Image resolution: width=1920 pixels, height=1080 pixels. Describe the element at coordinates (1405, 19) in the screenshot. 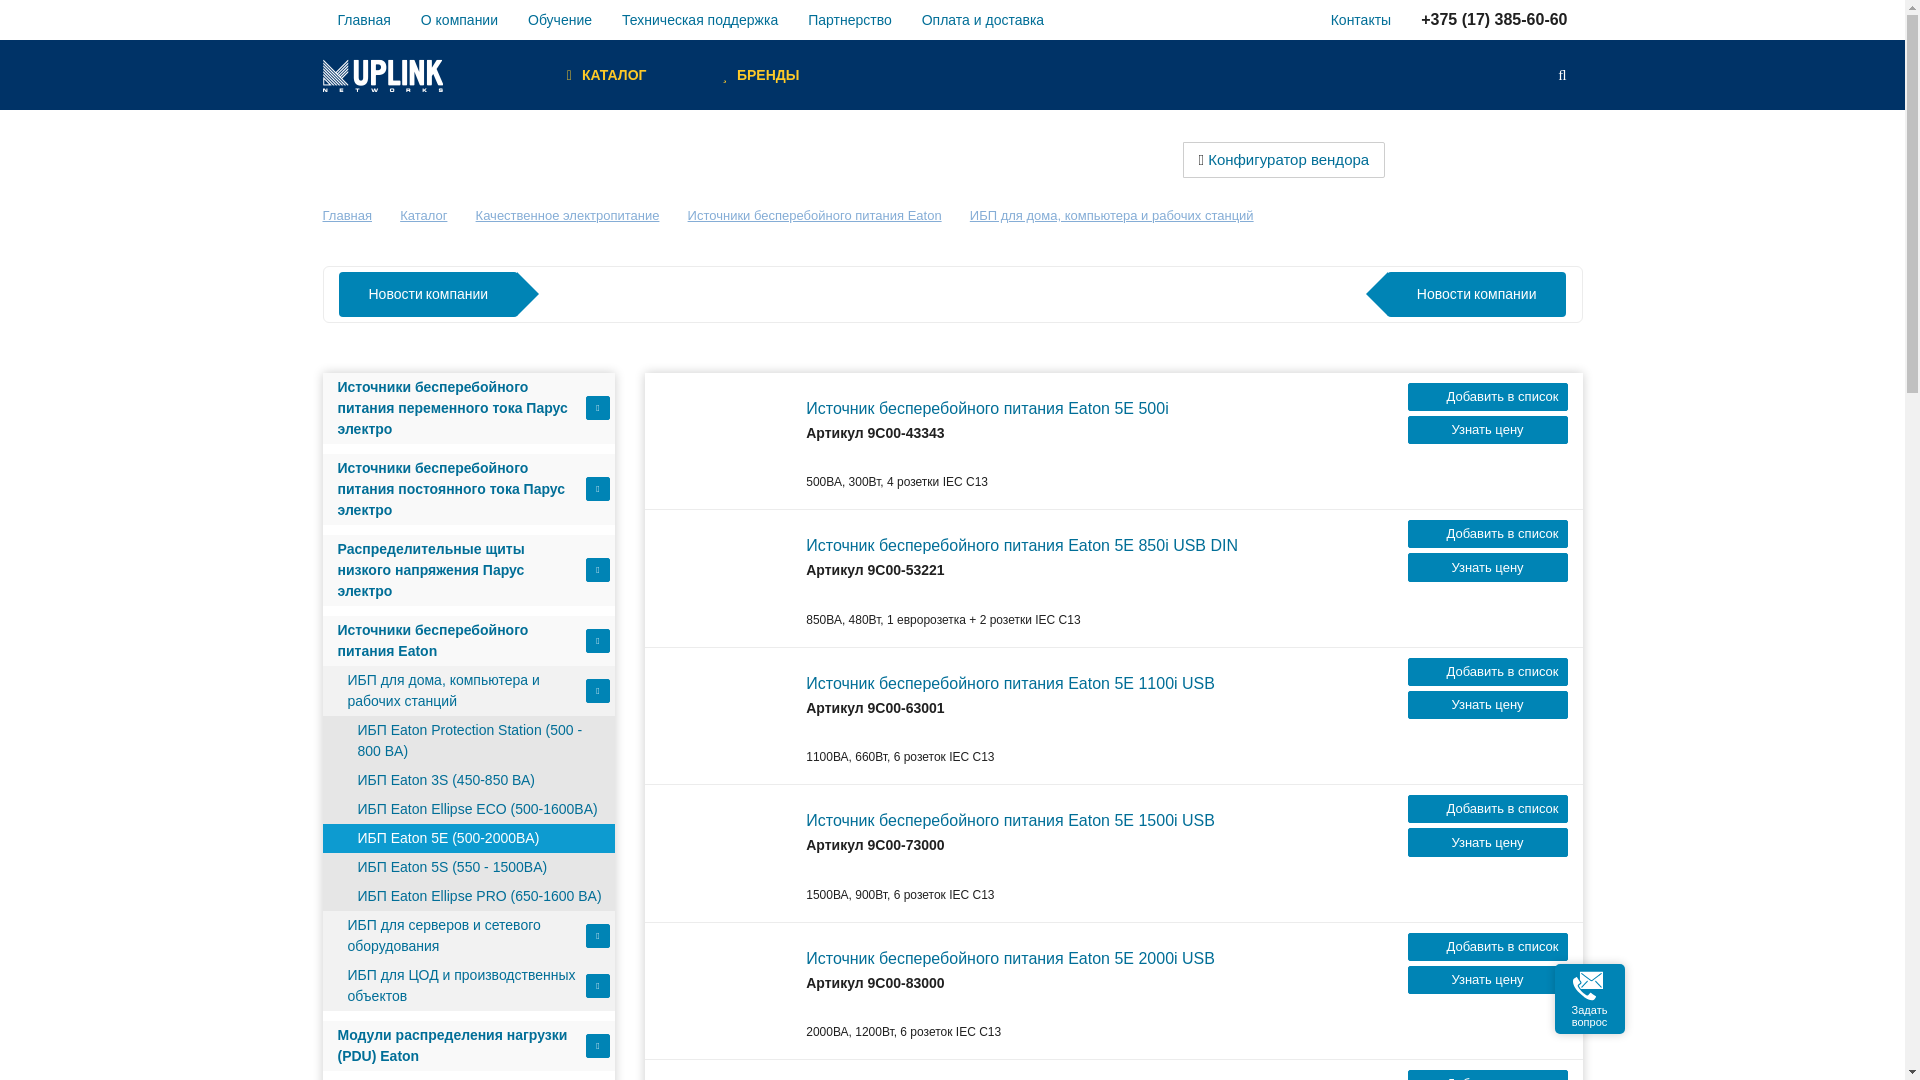

I see `'+375 (17) 385-60-60'` at that location.